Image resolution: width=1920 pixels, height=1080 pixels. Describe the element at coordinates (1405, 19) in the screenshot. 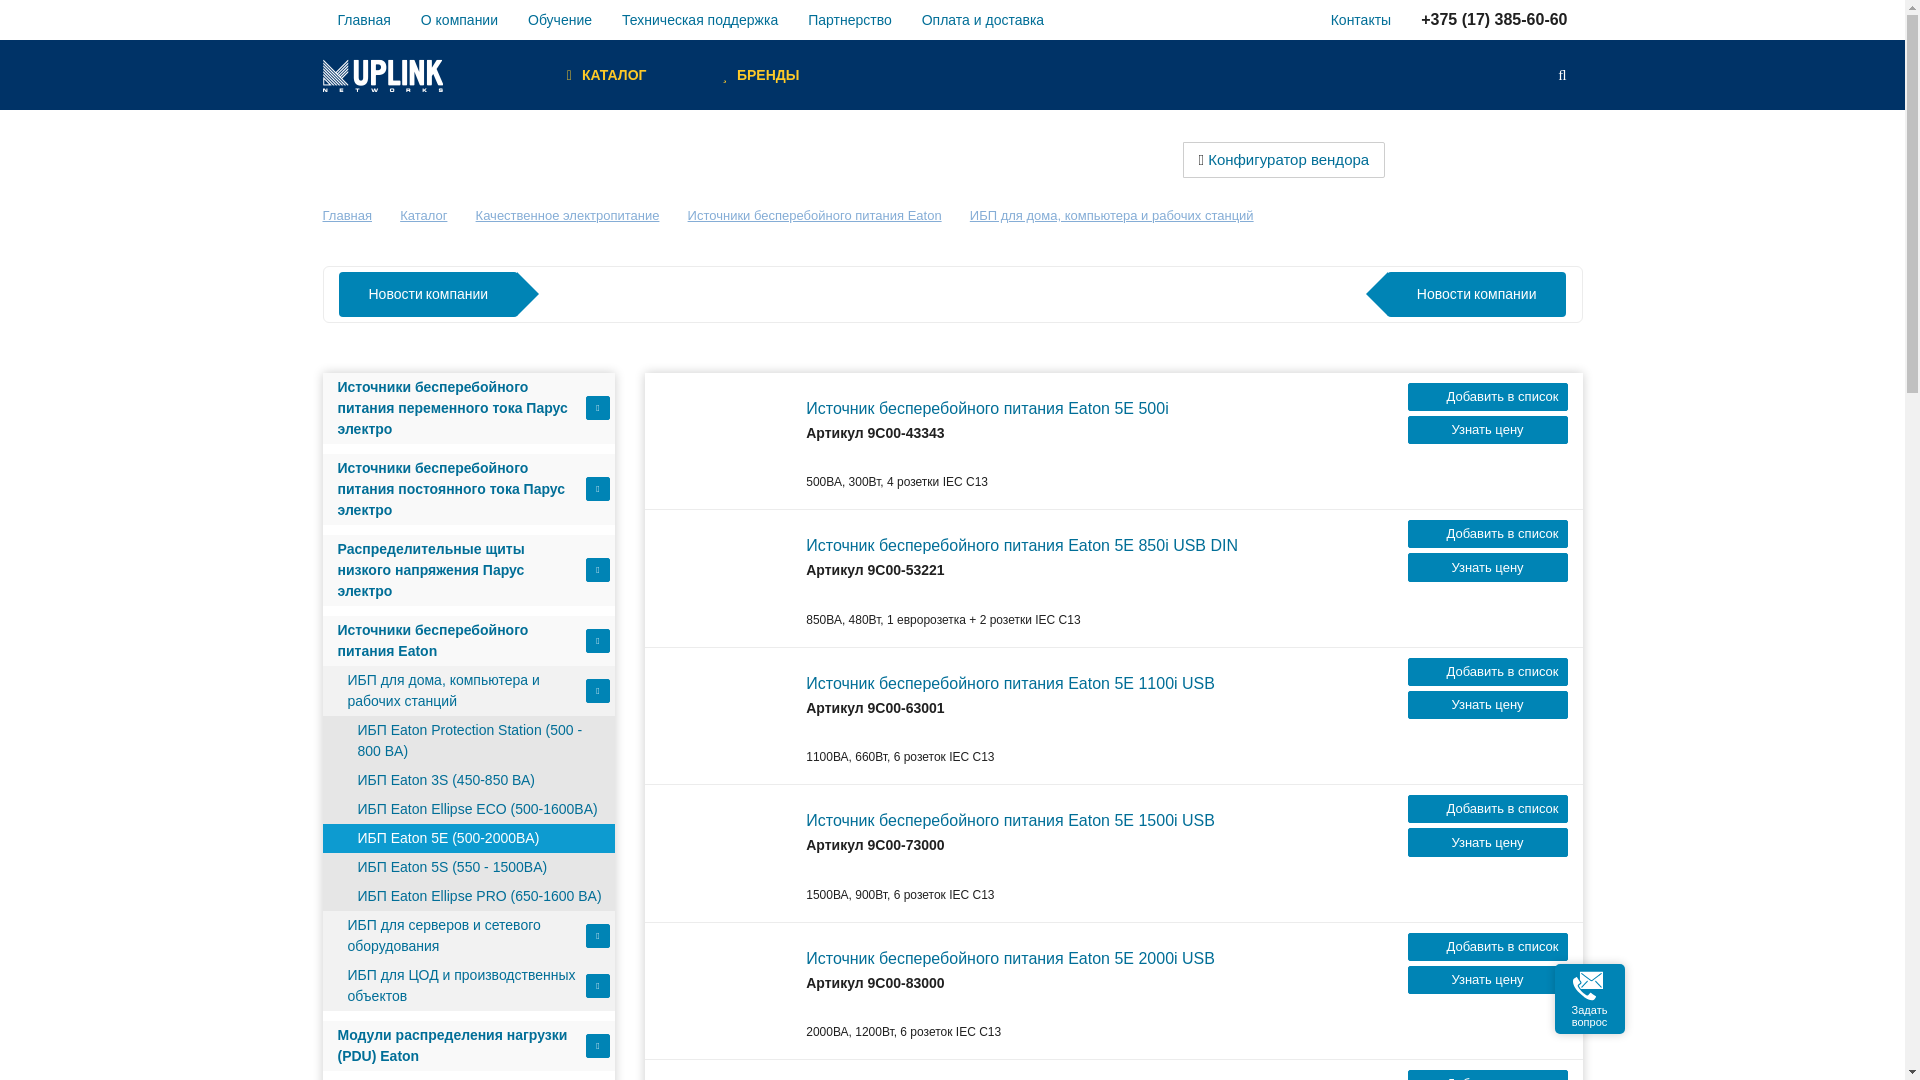

I see `'+375 (17) 385-60-60'` at that location.